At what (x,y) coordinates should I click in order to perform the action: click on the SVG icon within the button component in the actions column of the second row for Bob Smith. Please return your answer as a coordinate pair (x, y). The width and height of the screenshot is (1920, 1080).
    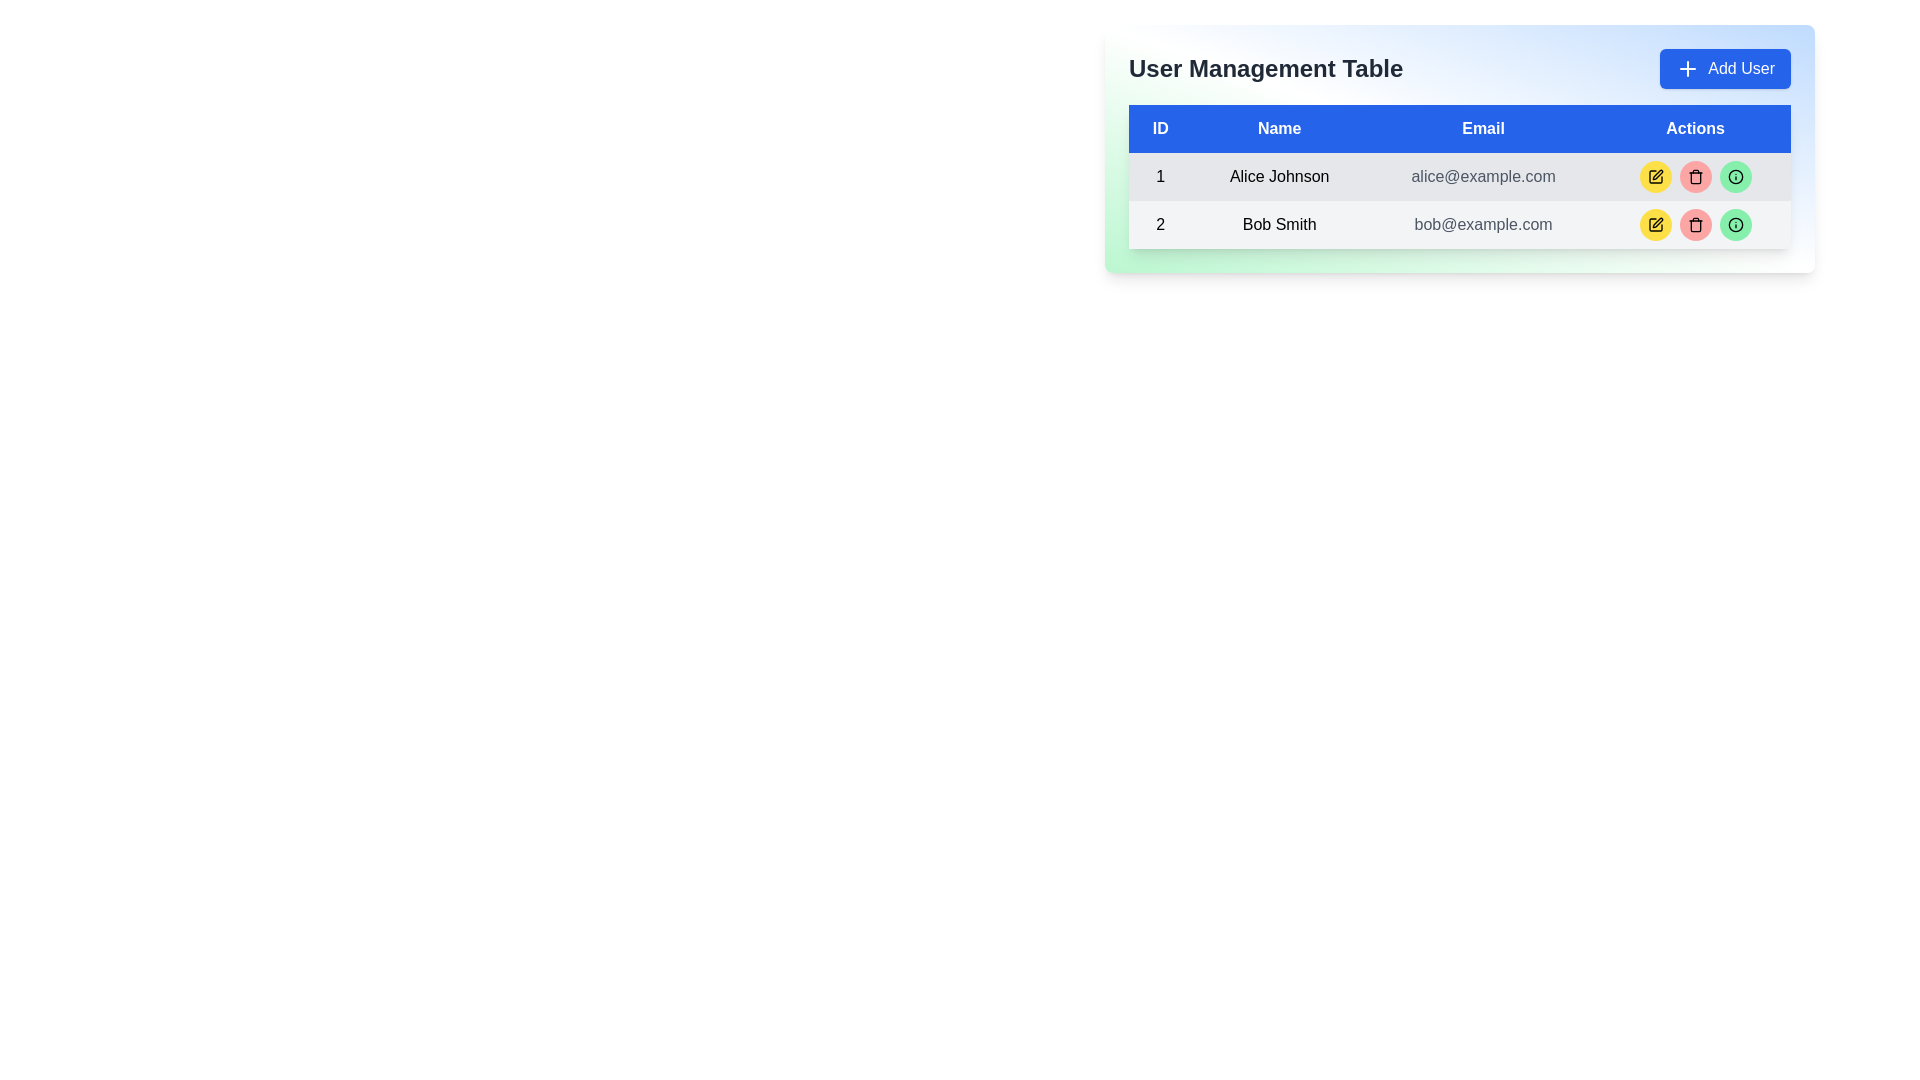
    Looking at the image, I should click on (1694, 176).